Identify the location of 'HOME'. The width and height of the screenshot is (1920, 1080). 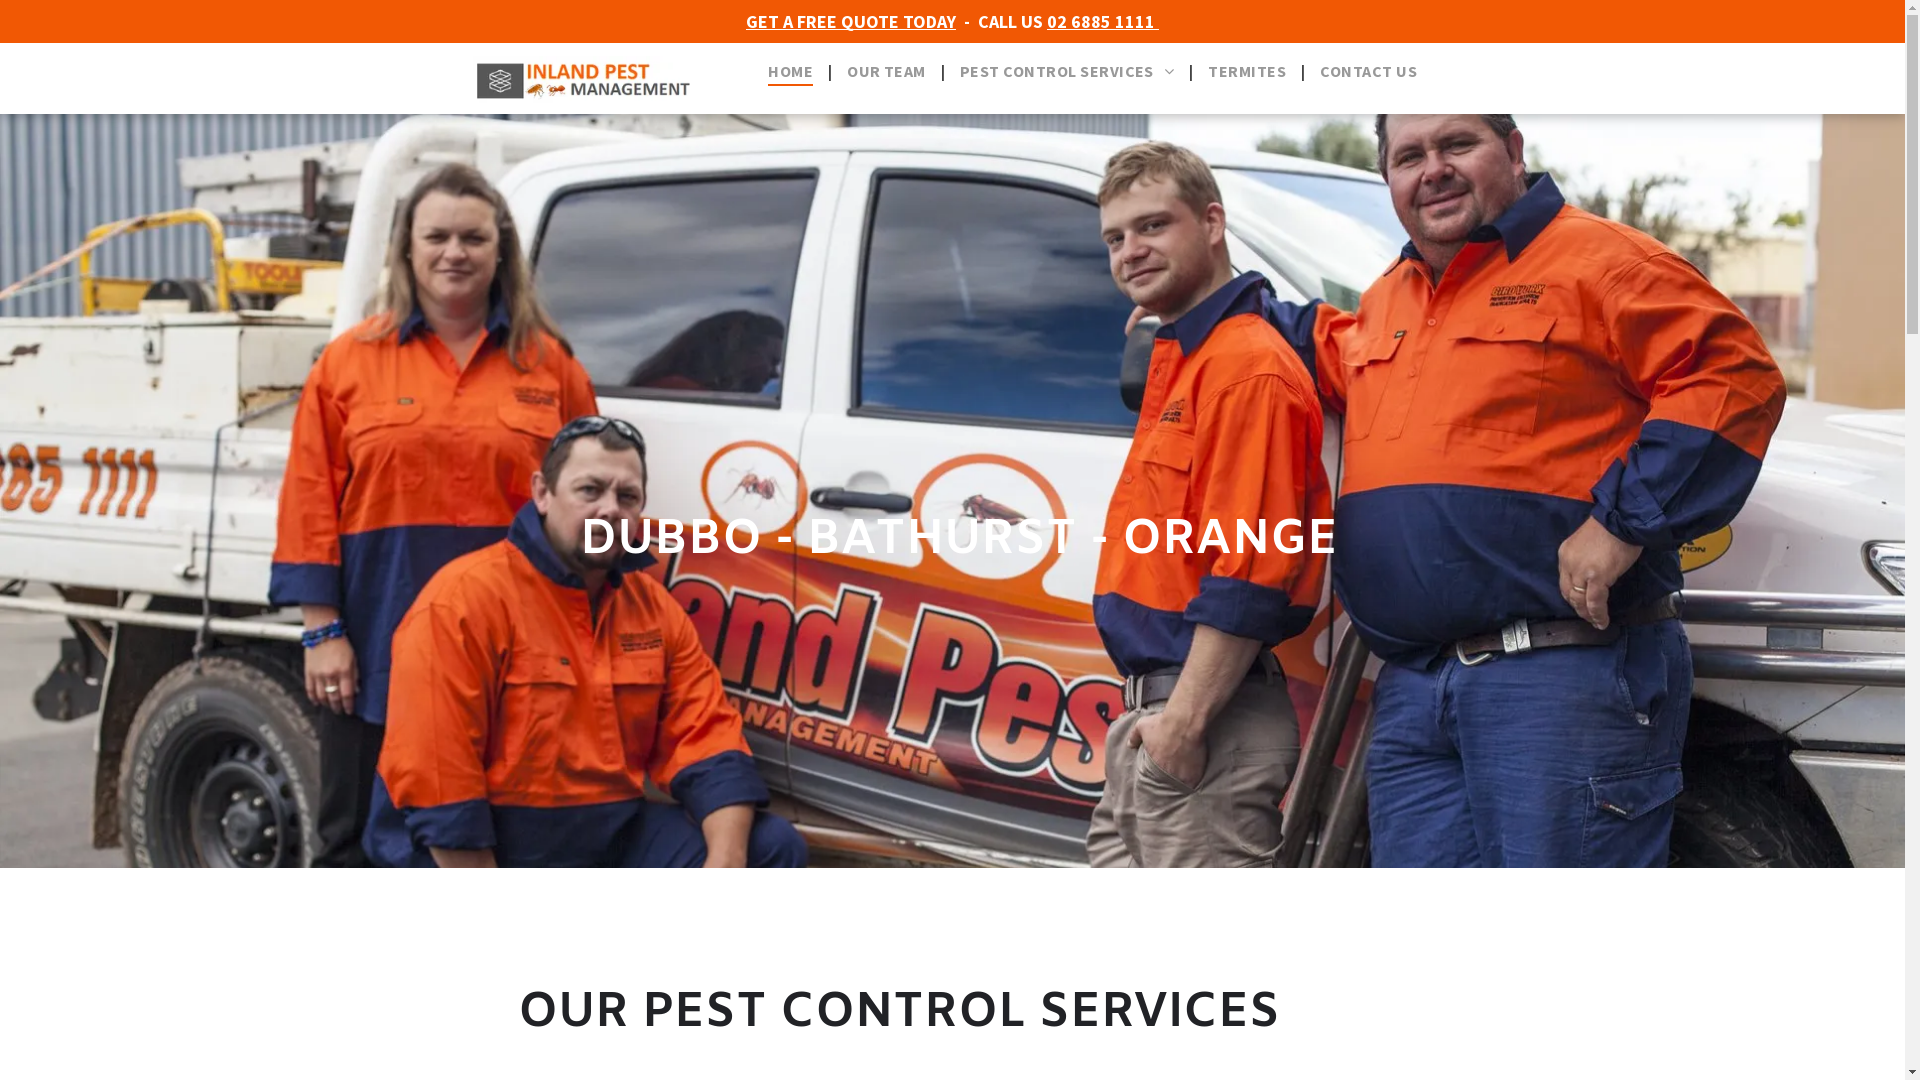
(789, 69).